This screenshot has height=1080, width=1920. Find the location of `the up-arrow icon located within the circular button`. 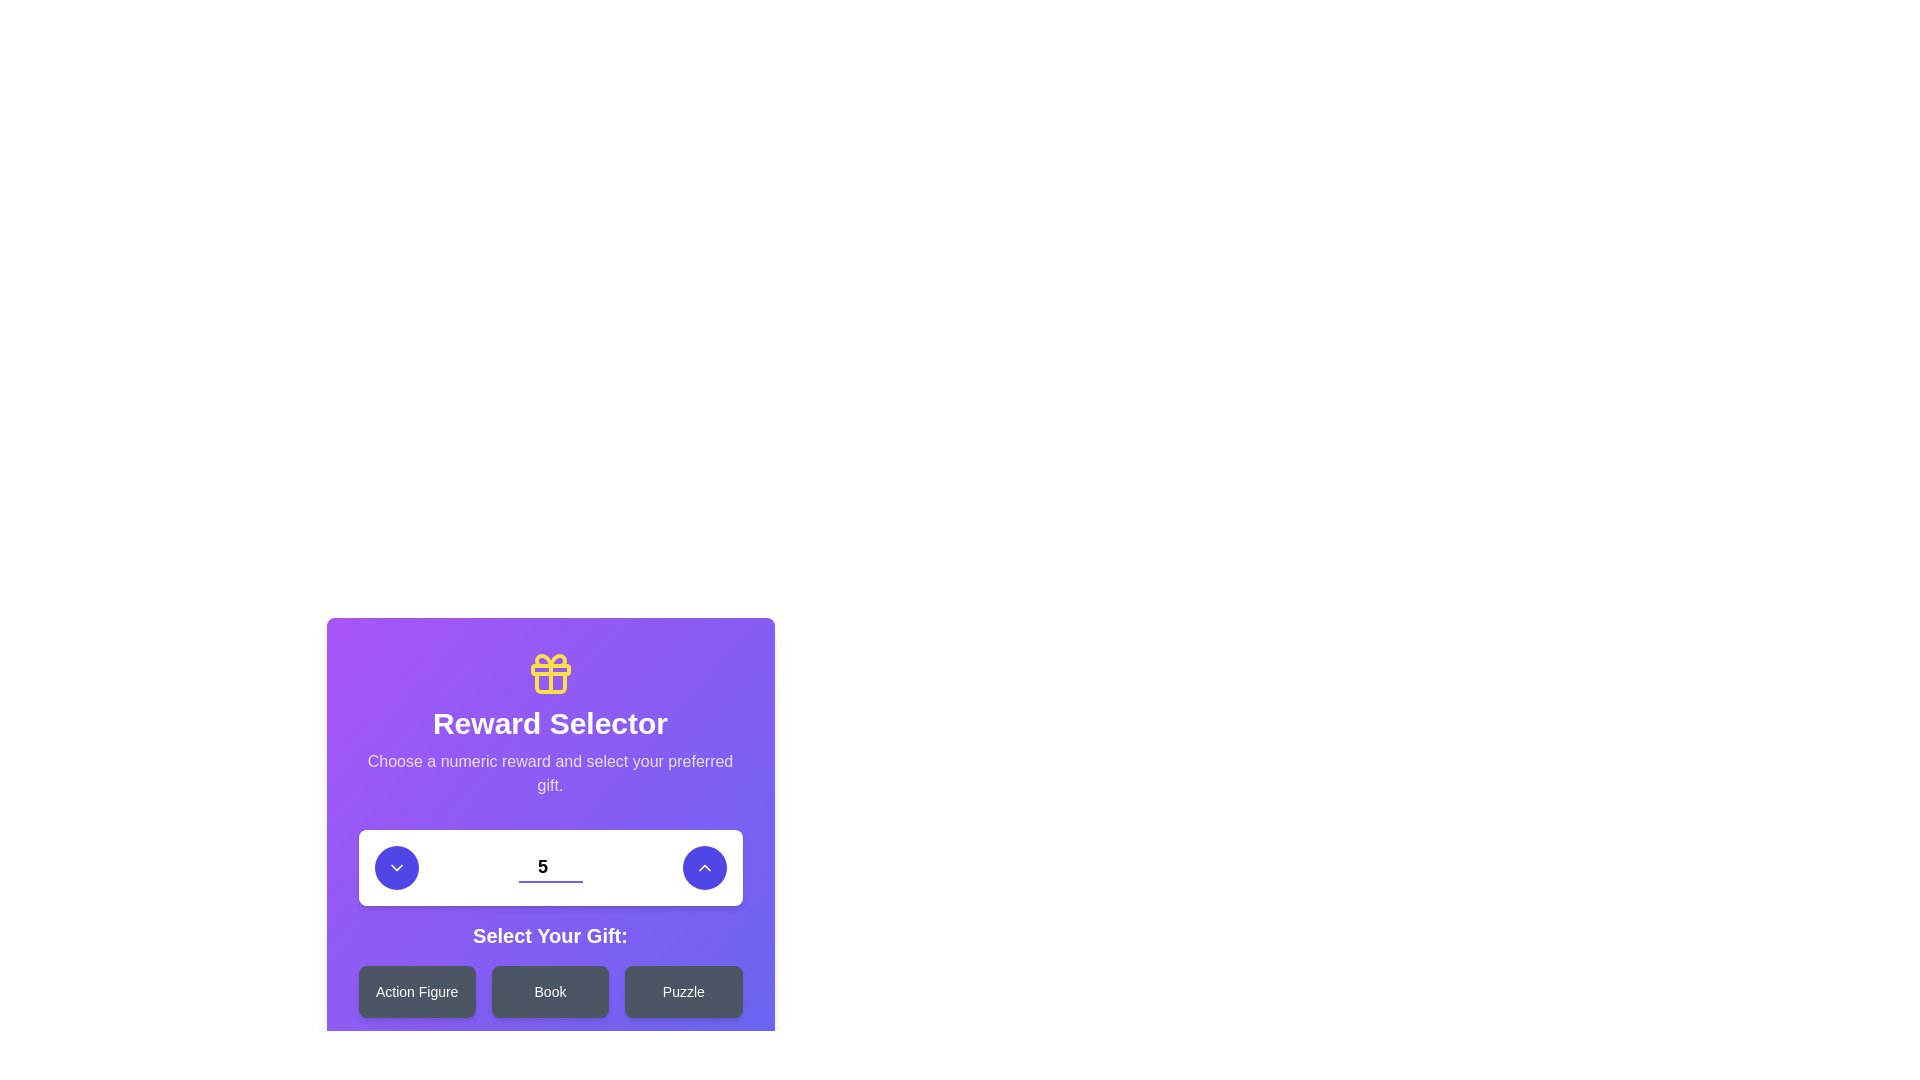

the up-arrow icon located within the circular button is located at coordinates (704, 866).